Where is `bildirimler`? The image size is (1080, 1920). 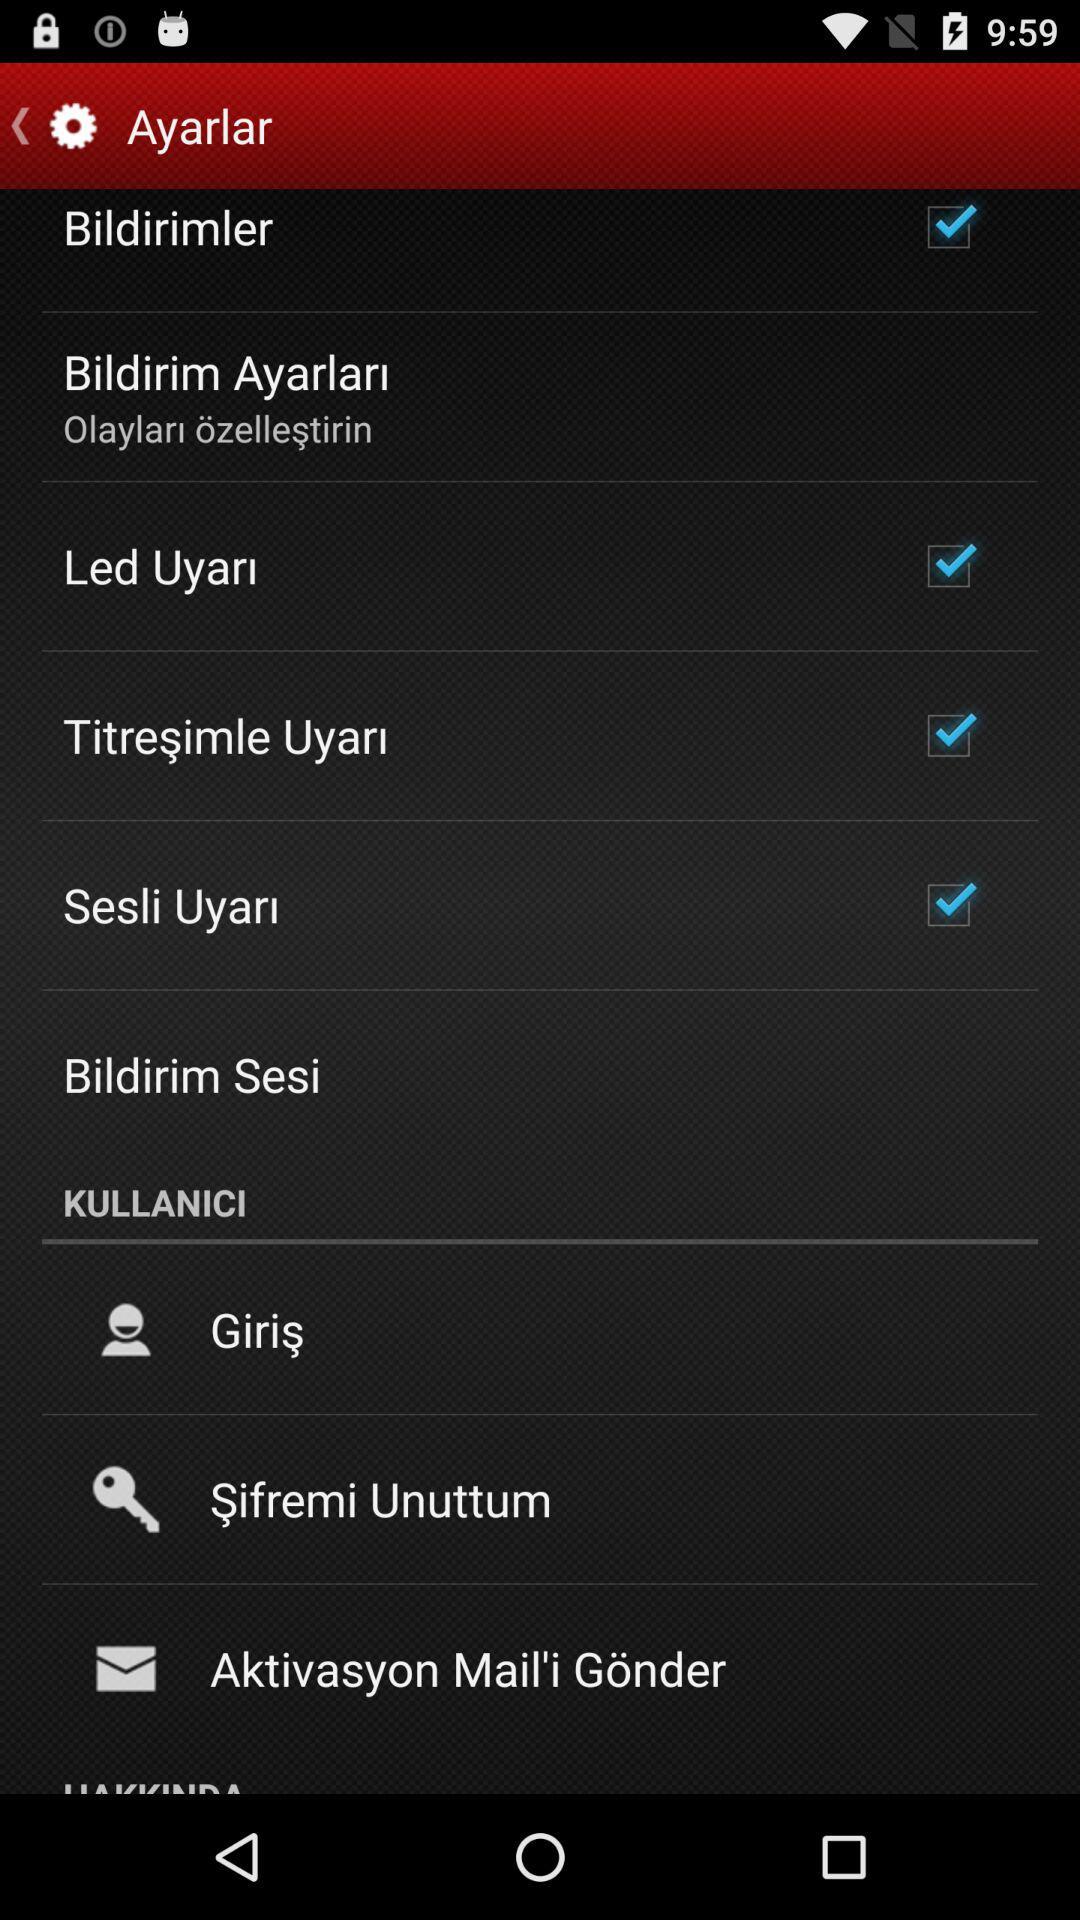 bildirimler is located at coordinates (167, 226).